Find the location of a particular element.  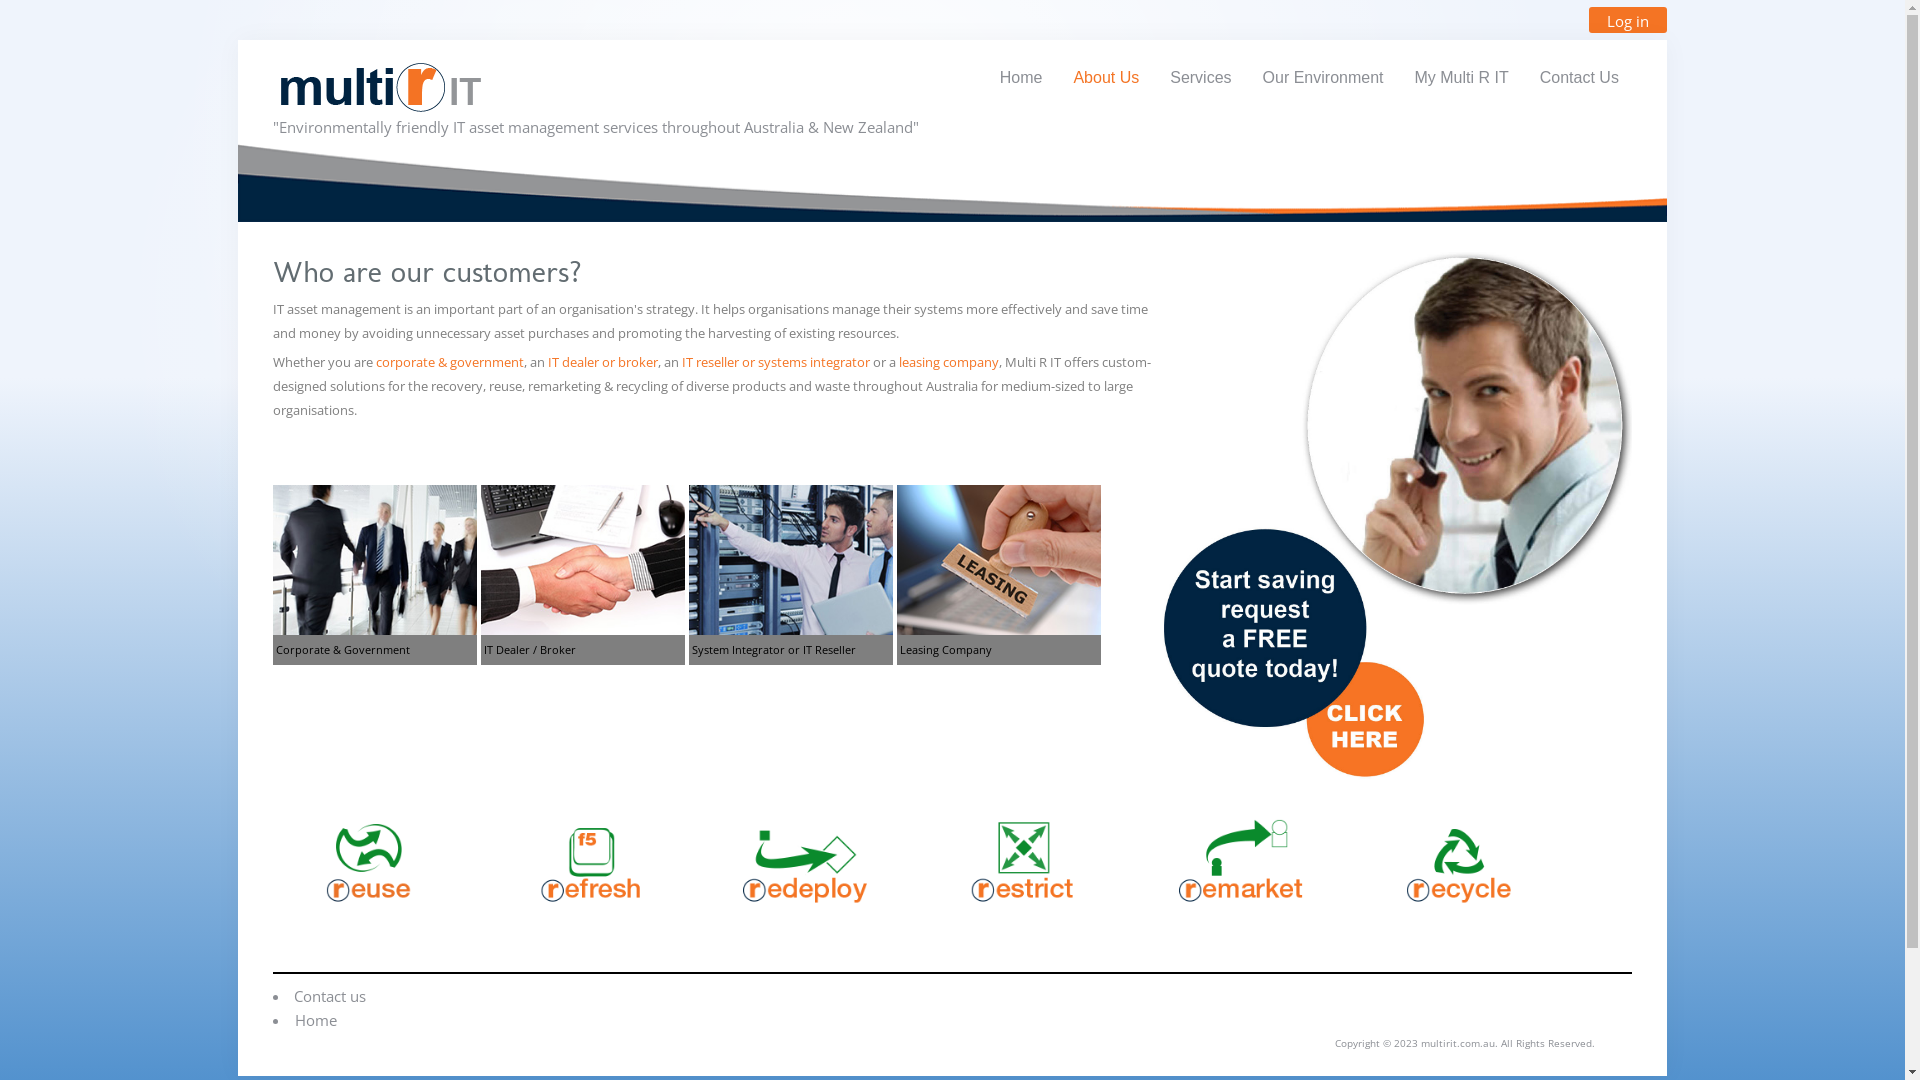

'IT dealer or broker' is located at coordinates (602, 362).